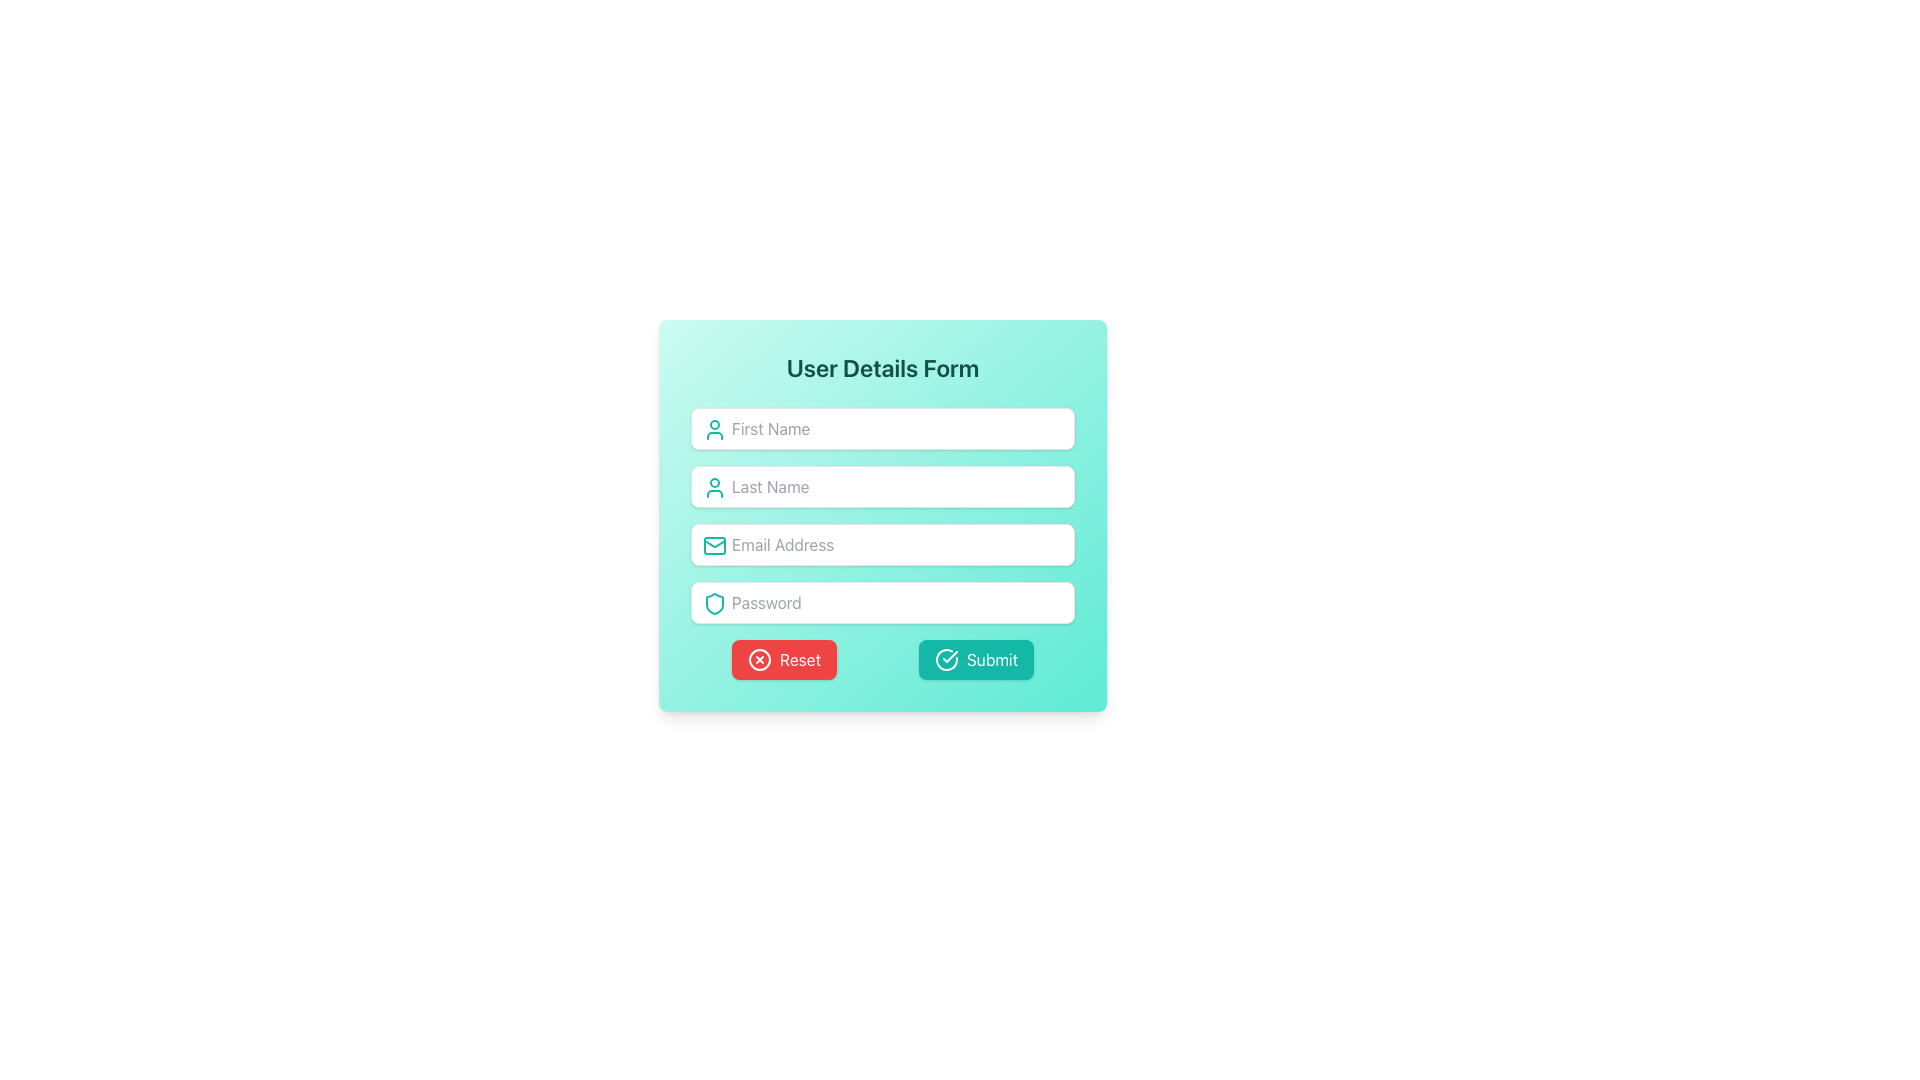  What do you see at coordinates (976, 659) in the screenshot?
I see `the submit button located on the right side of the footer section of the 'User Details Form'` at bounding box center [976, 659].